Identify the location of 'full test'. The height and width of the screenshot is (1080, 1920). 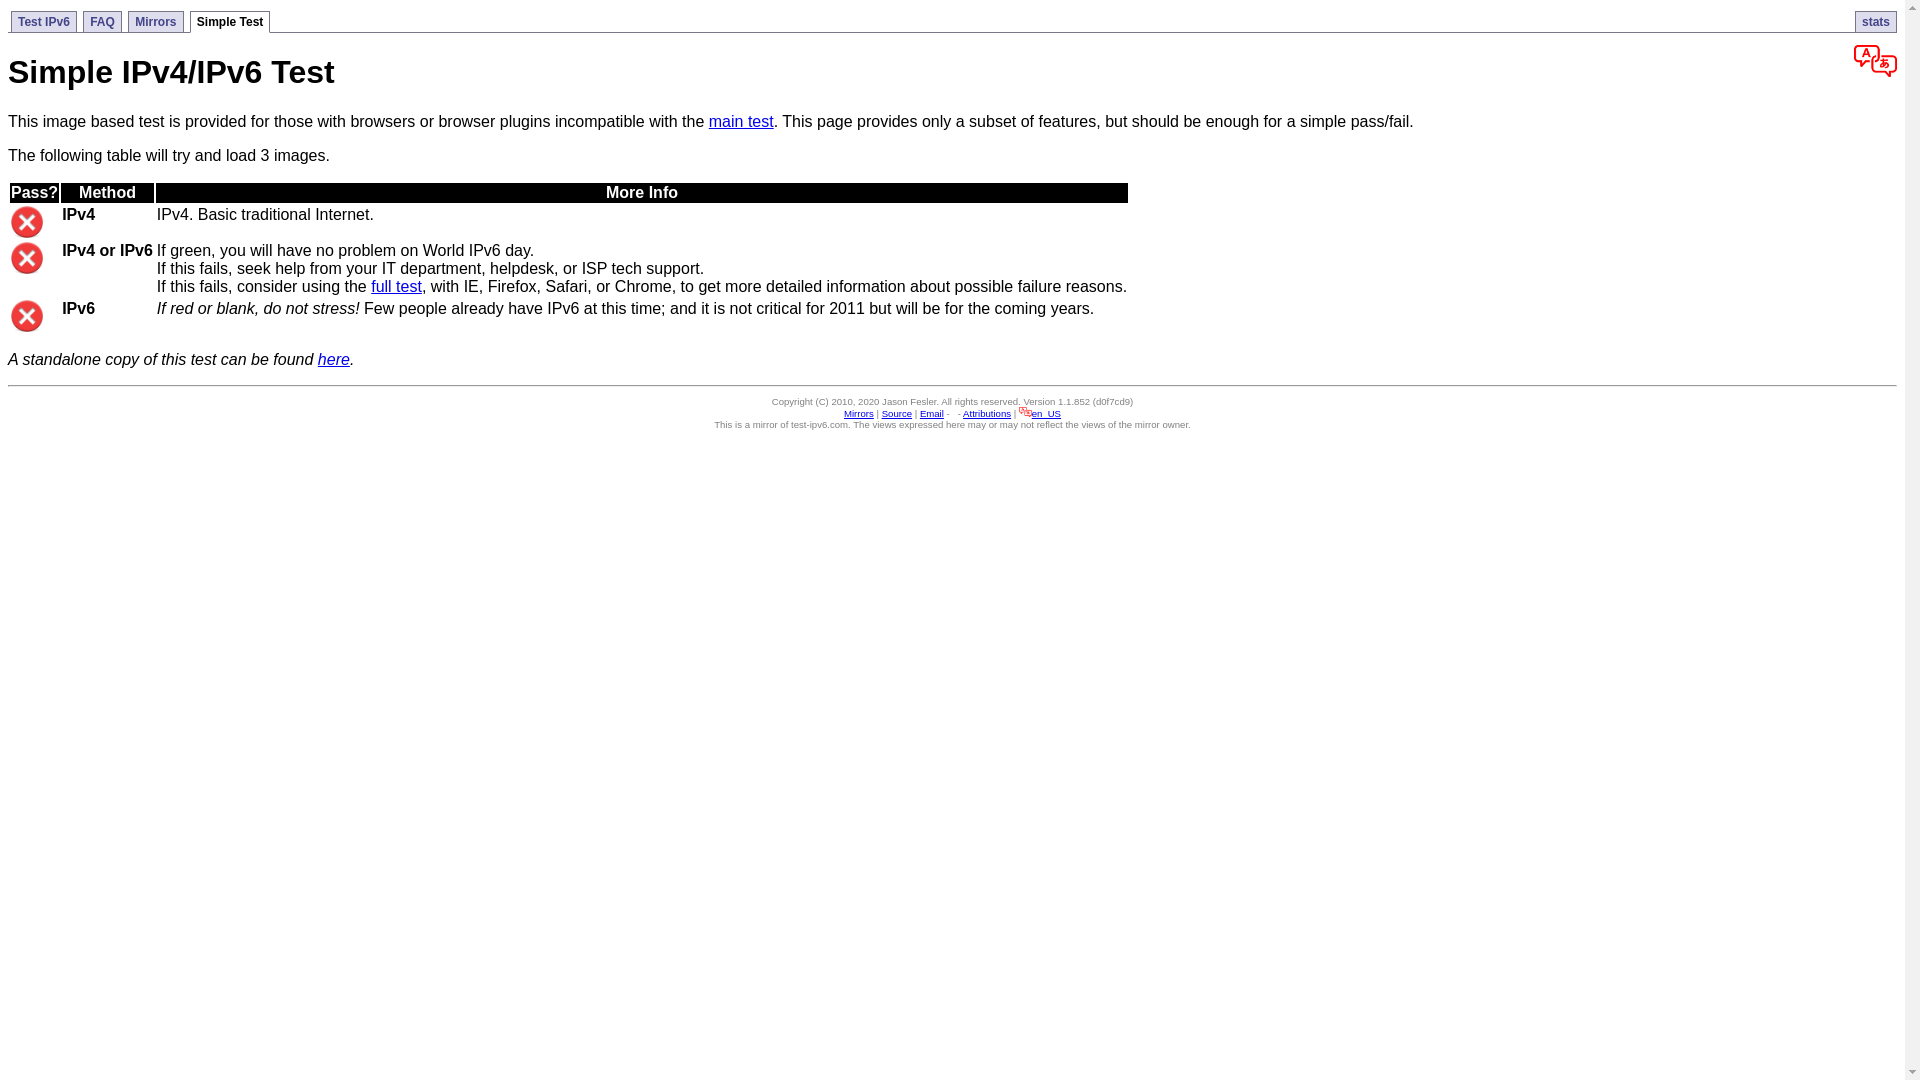
(396, 286).